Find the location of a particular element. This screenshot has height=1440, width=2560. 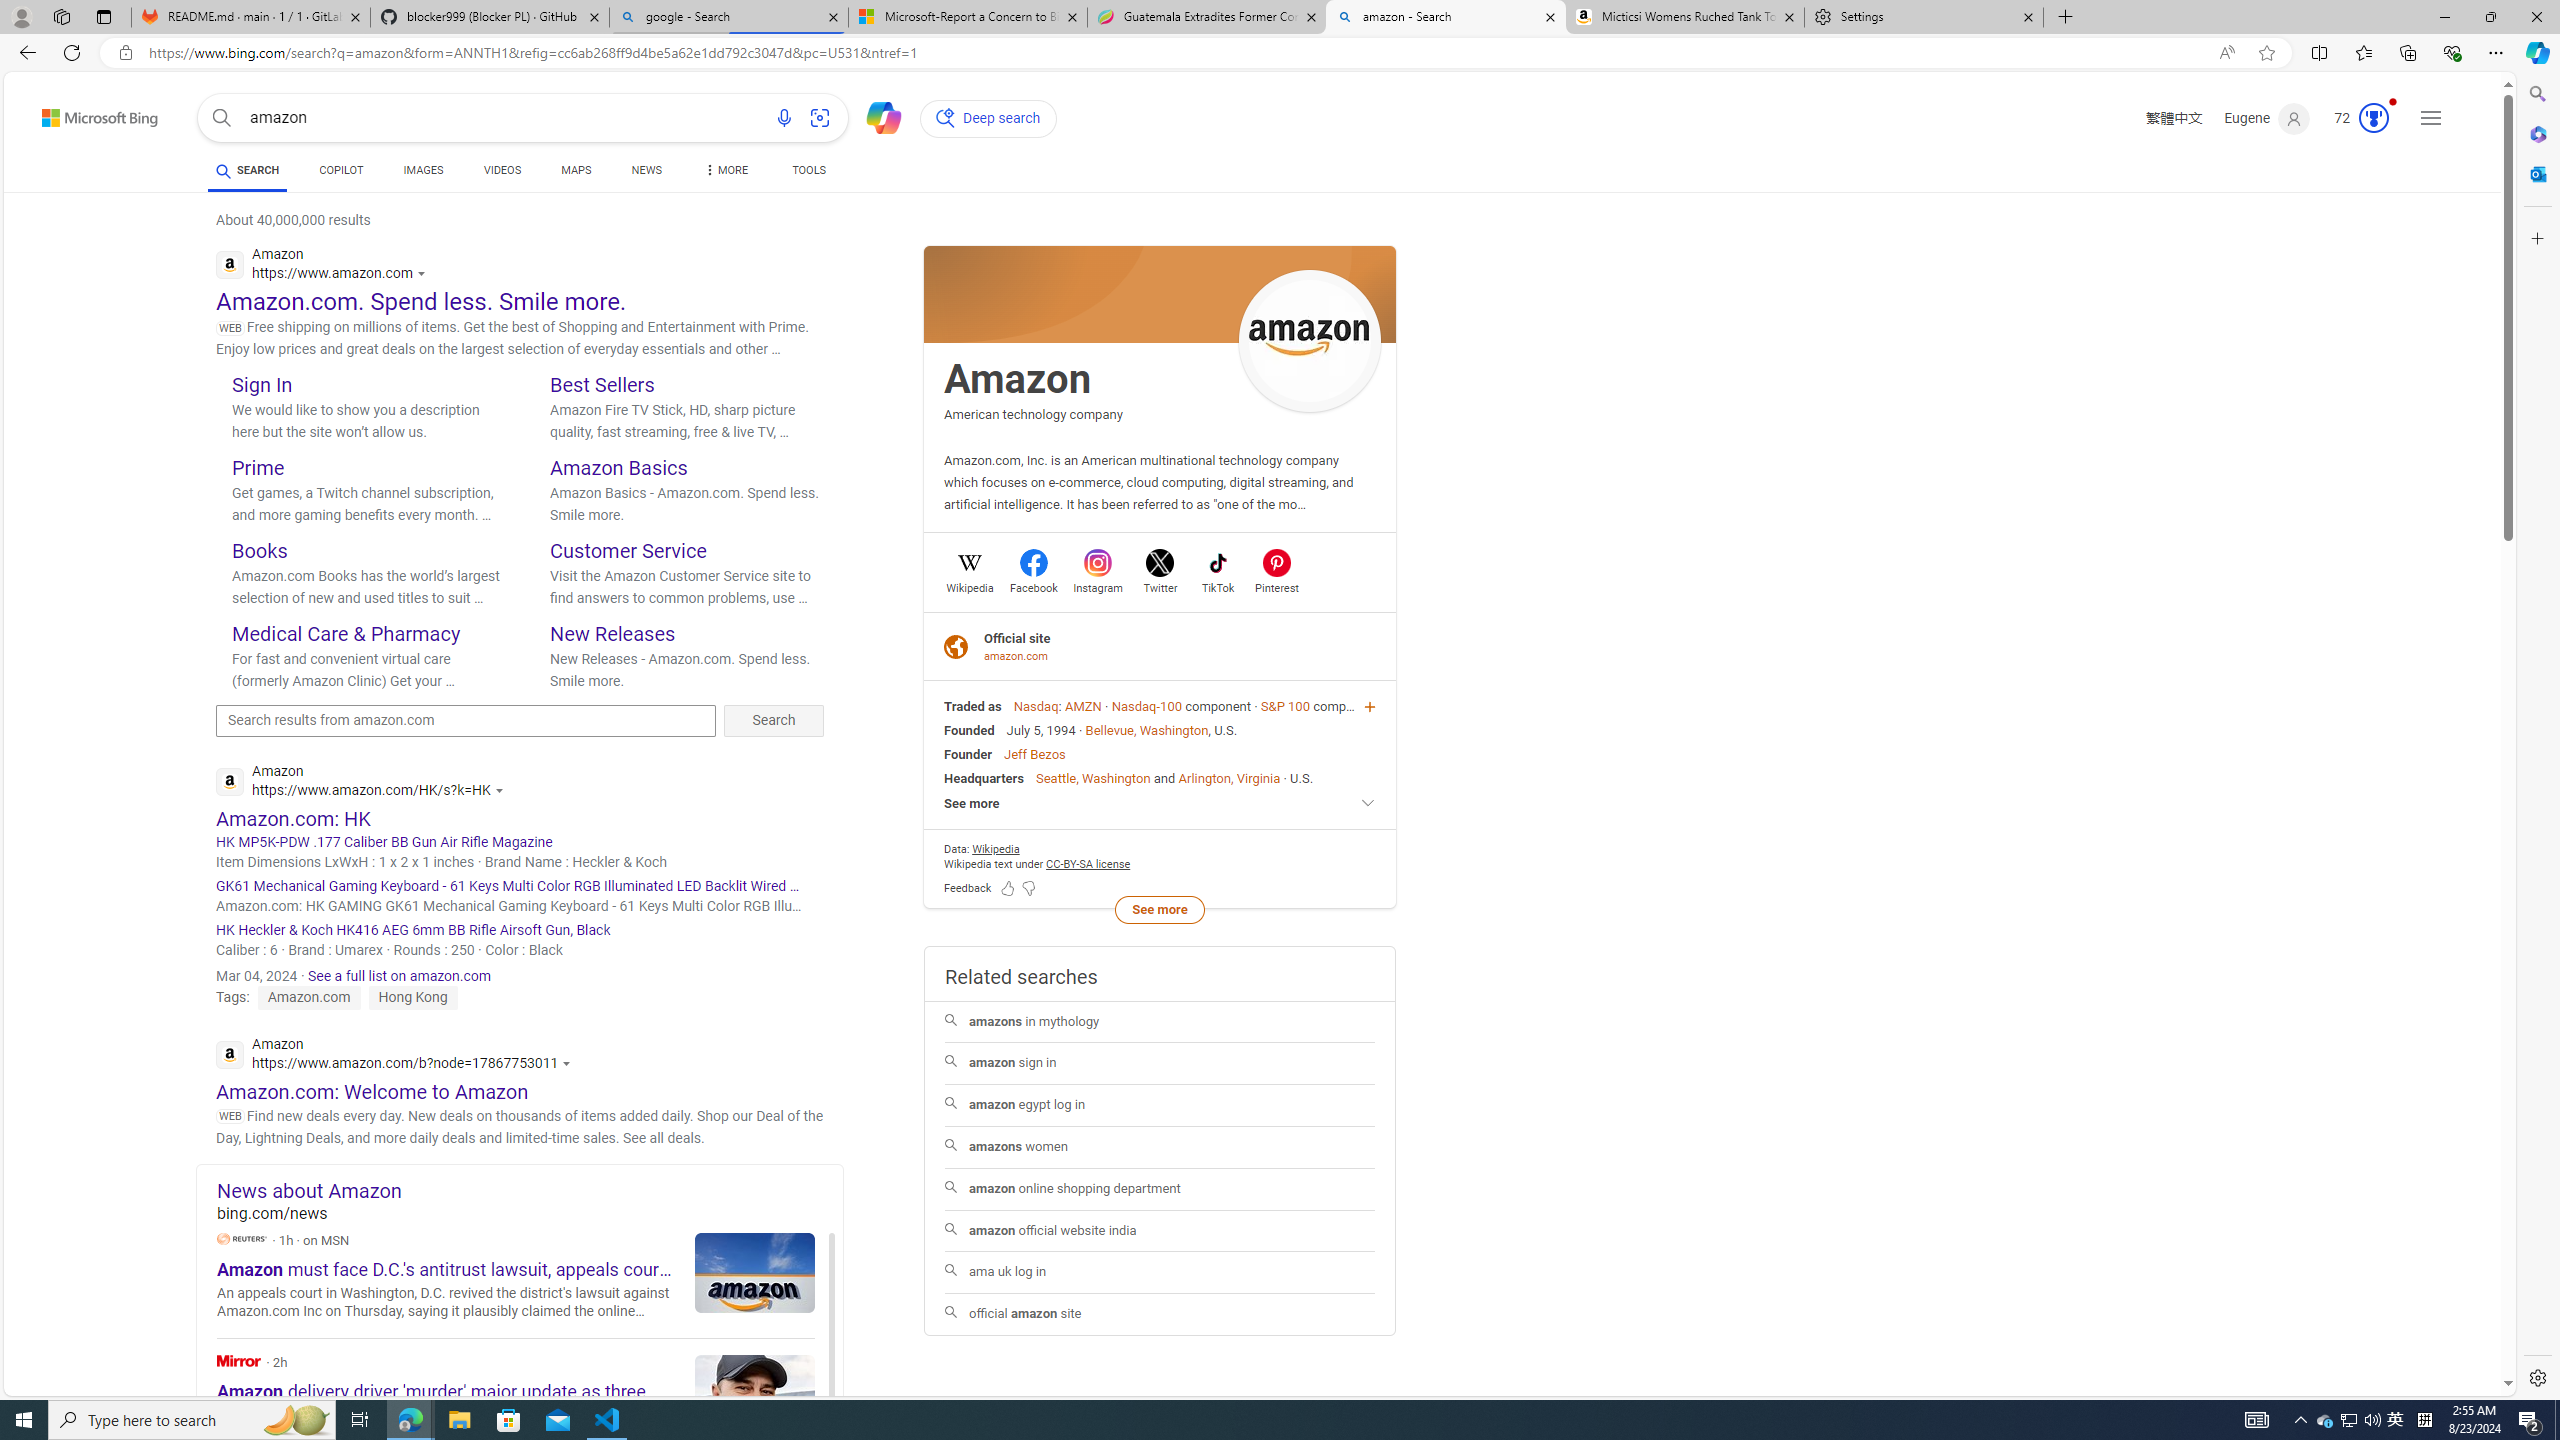

'Prime' is located at coordinates (257, 467).